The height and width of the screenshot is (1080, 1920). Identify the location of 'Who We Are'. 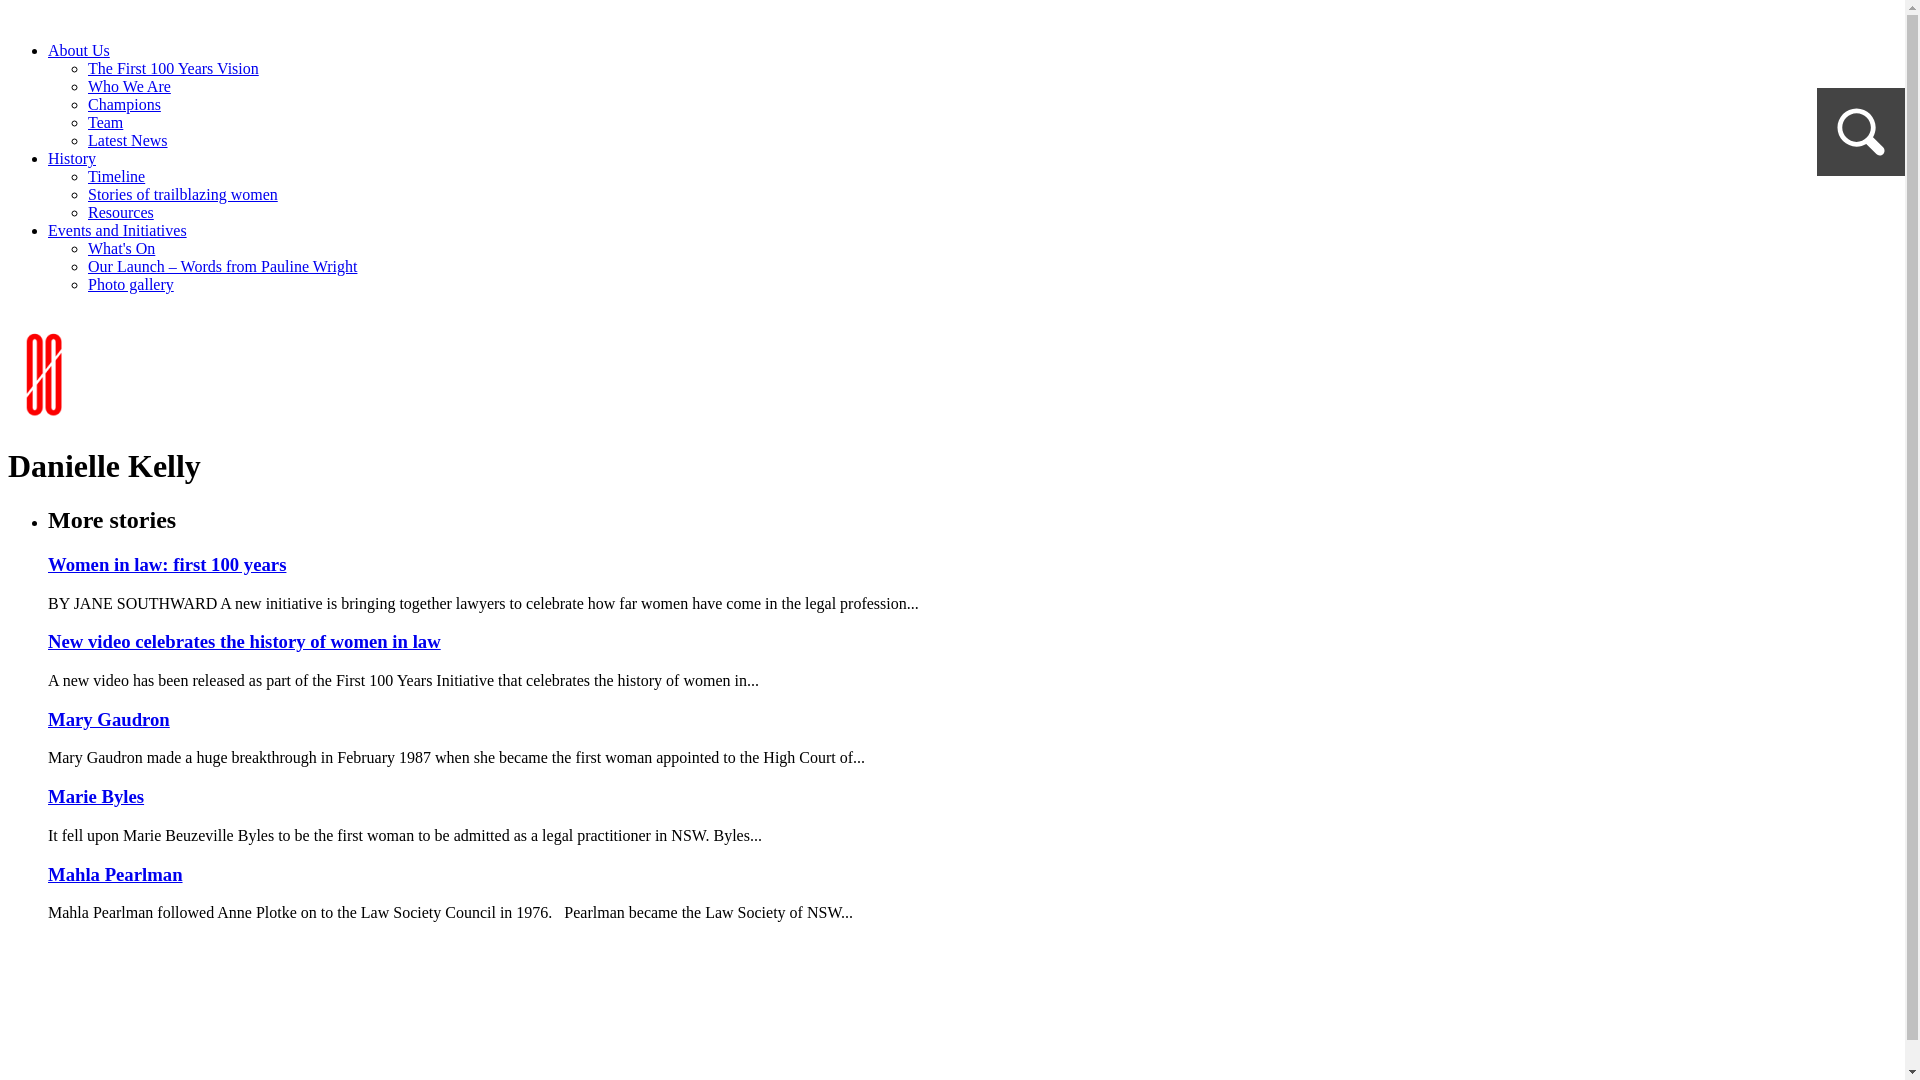
(128, 85).